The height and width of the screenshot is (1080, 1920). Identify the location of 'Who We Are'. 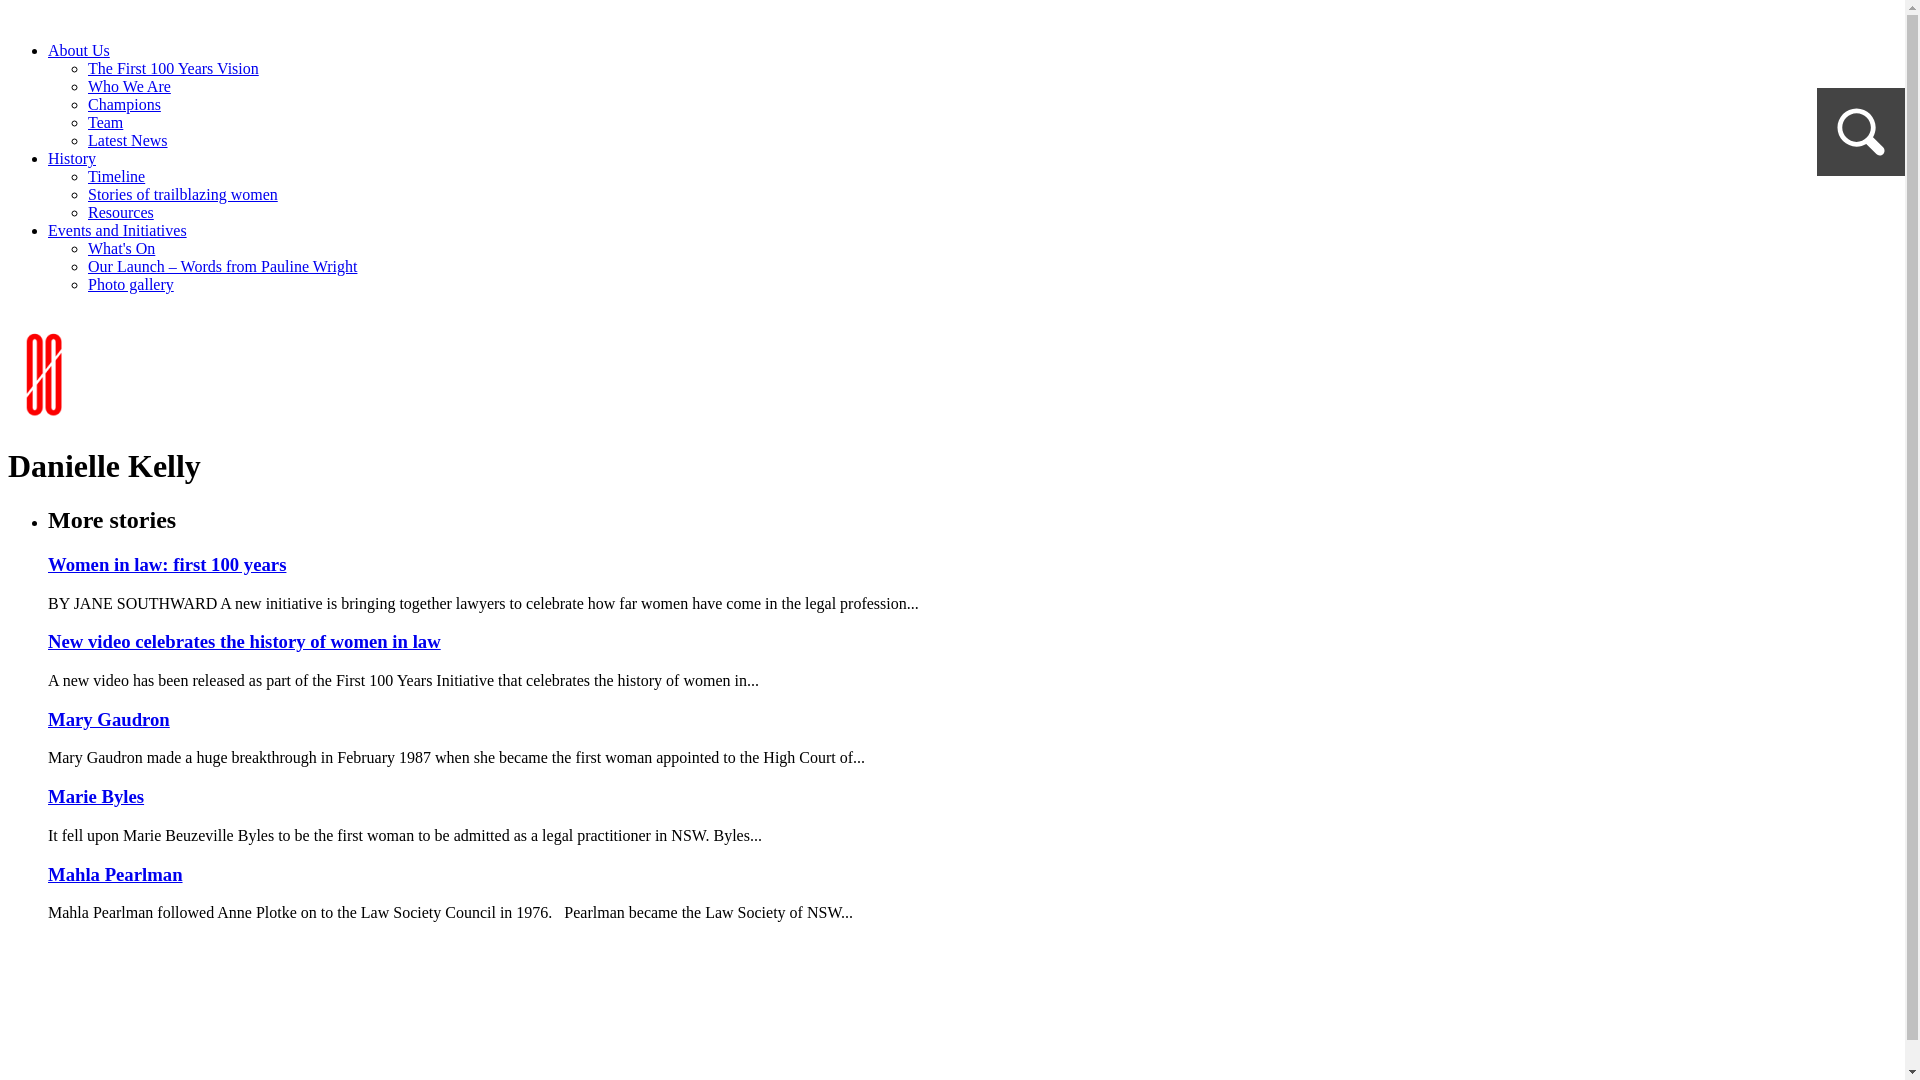
(128, 85).